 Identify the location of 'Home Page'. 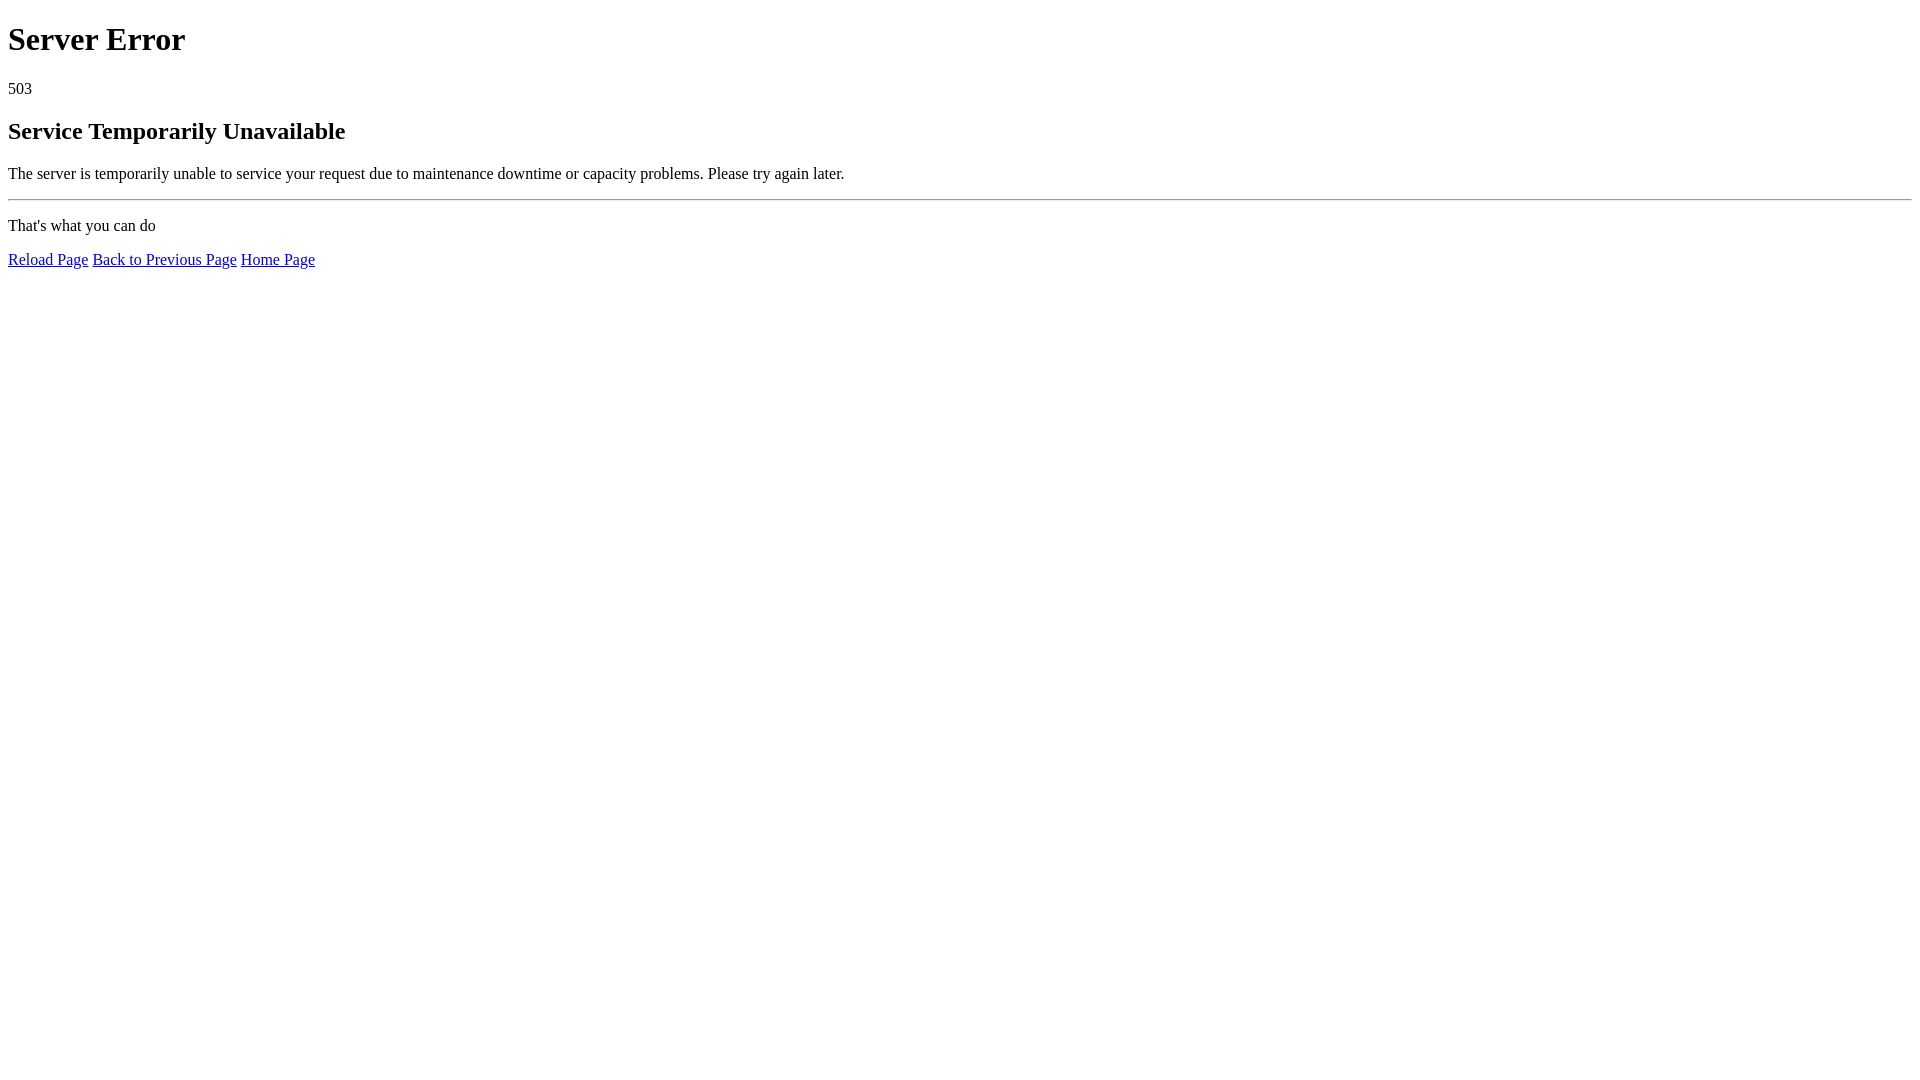
(240, 258).